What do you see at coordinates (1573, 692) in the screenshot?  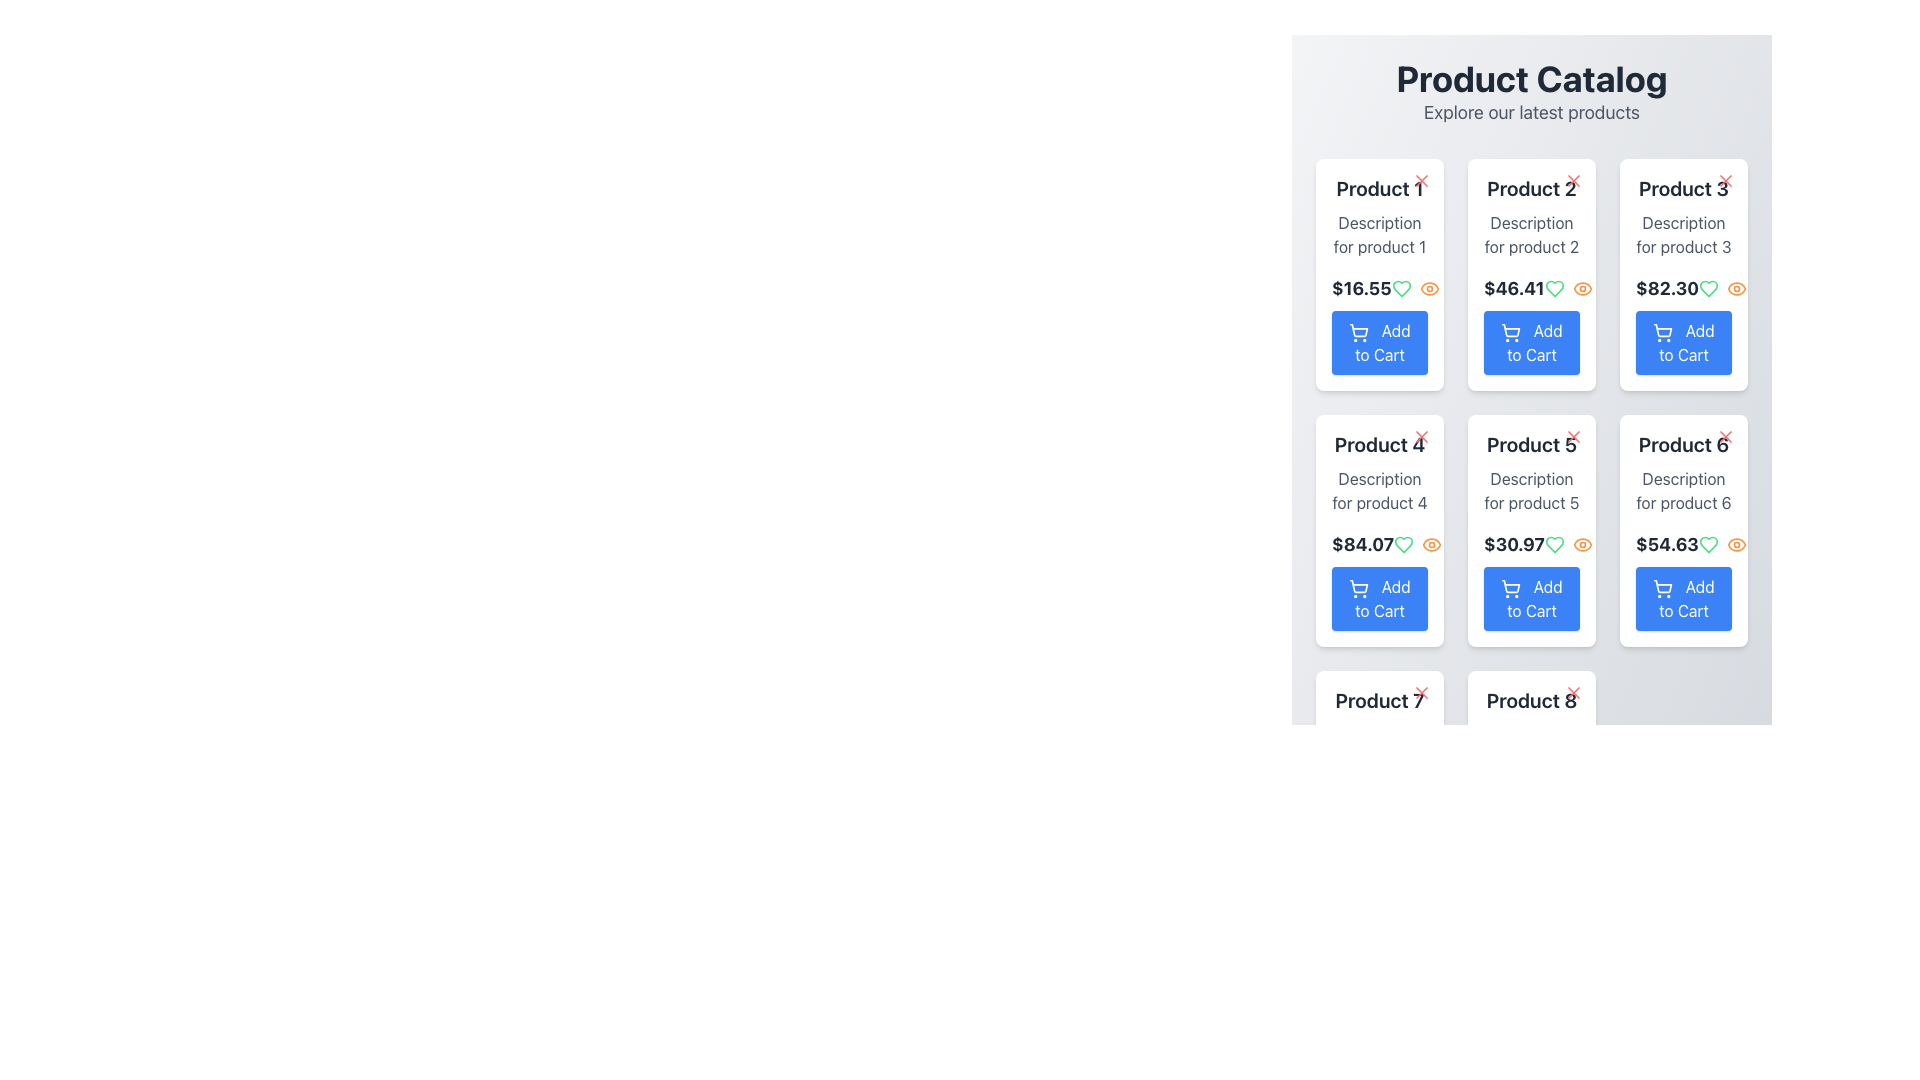 I see `the close or dismiss icon (an 'X' shaped SVG icon with rounded edges) located at the bottom-right of the 'Product 8' card` at bounding box center [1573, 692].